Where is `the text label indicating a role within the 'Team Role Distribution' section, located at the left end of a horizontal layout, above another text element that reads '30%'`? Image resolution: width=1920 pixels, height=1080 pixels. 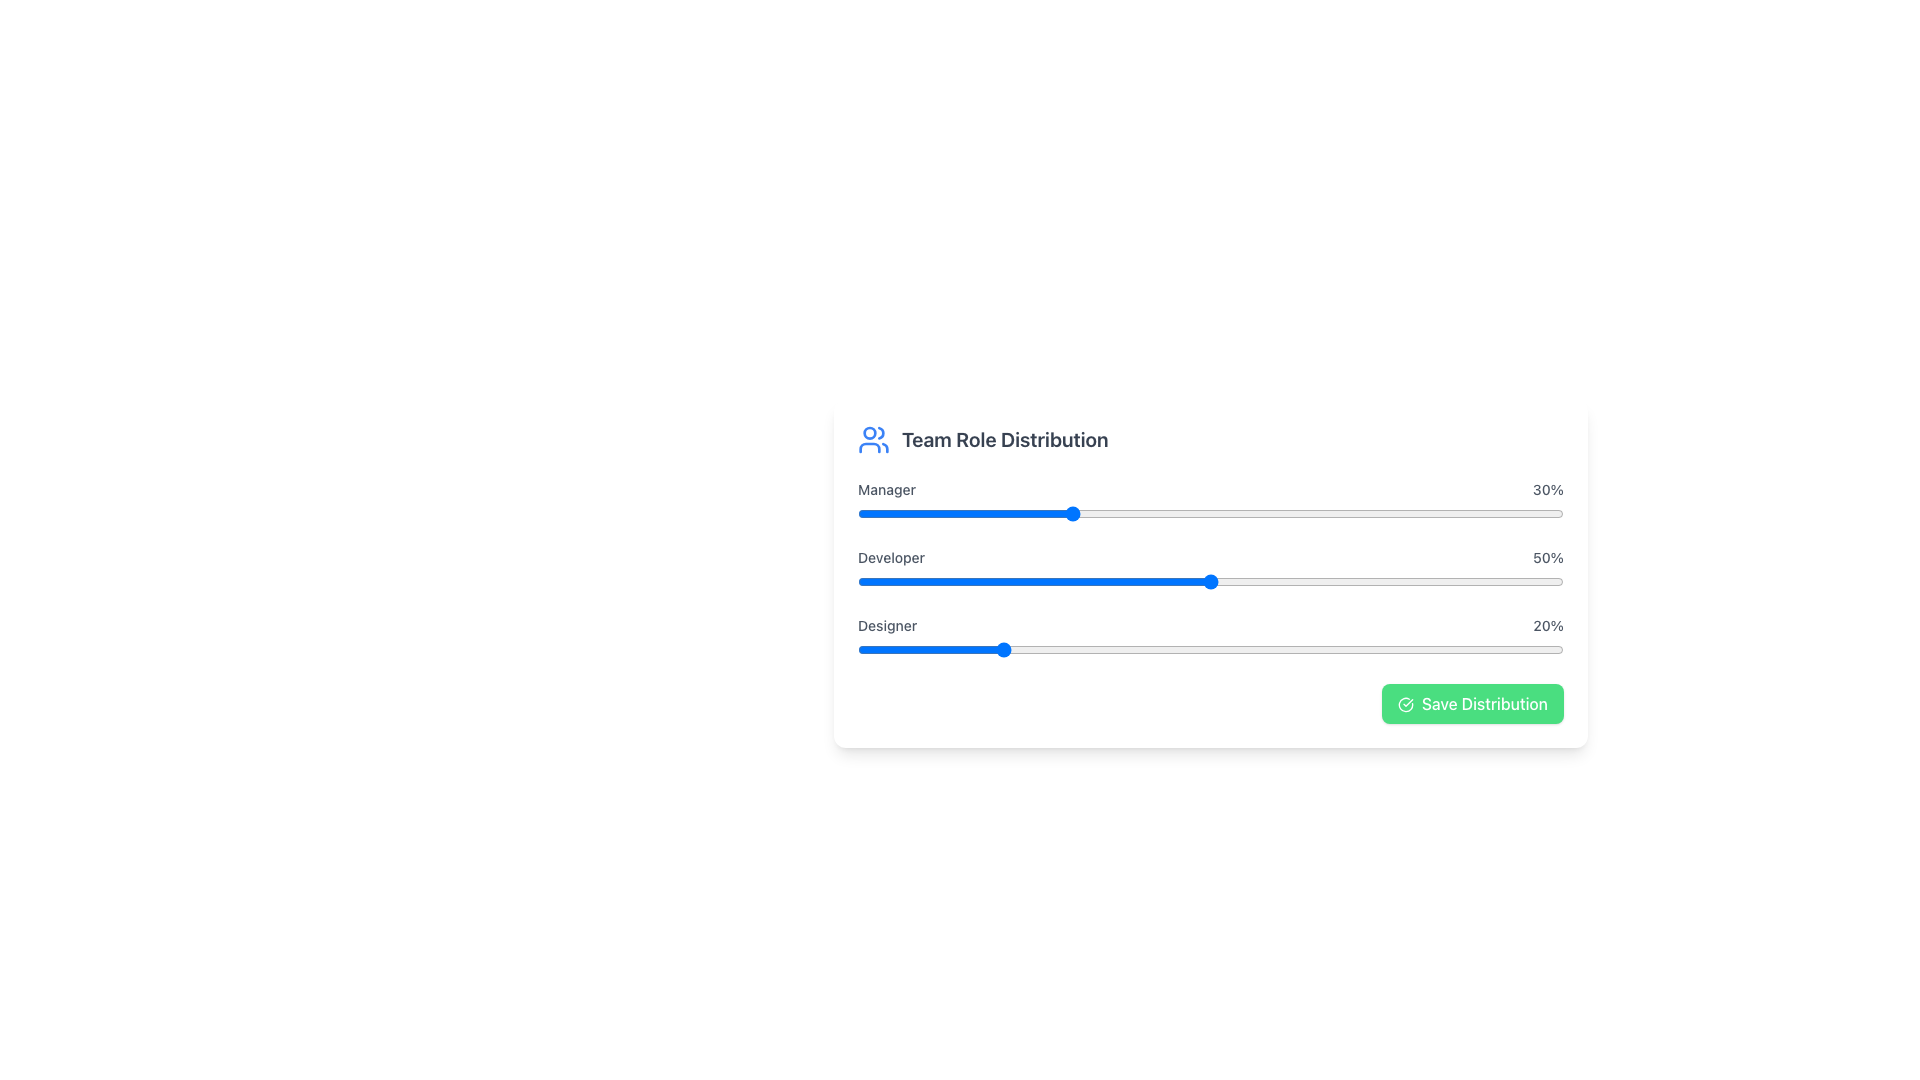
the text label indicating a role within the 'Team Role Distribution' section, located at the left end of a horizontal layout, above another text element that reads '30%' is located at coordinates (886, 489).